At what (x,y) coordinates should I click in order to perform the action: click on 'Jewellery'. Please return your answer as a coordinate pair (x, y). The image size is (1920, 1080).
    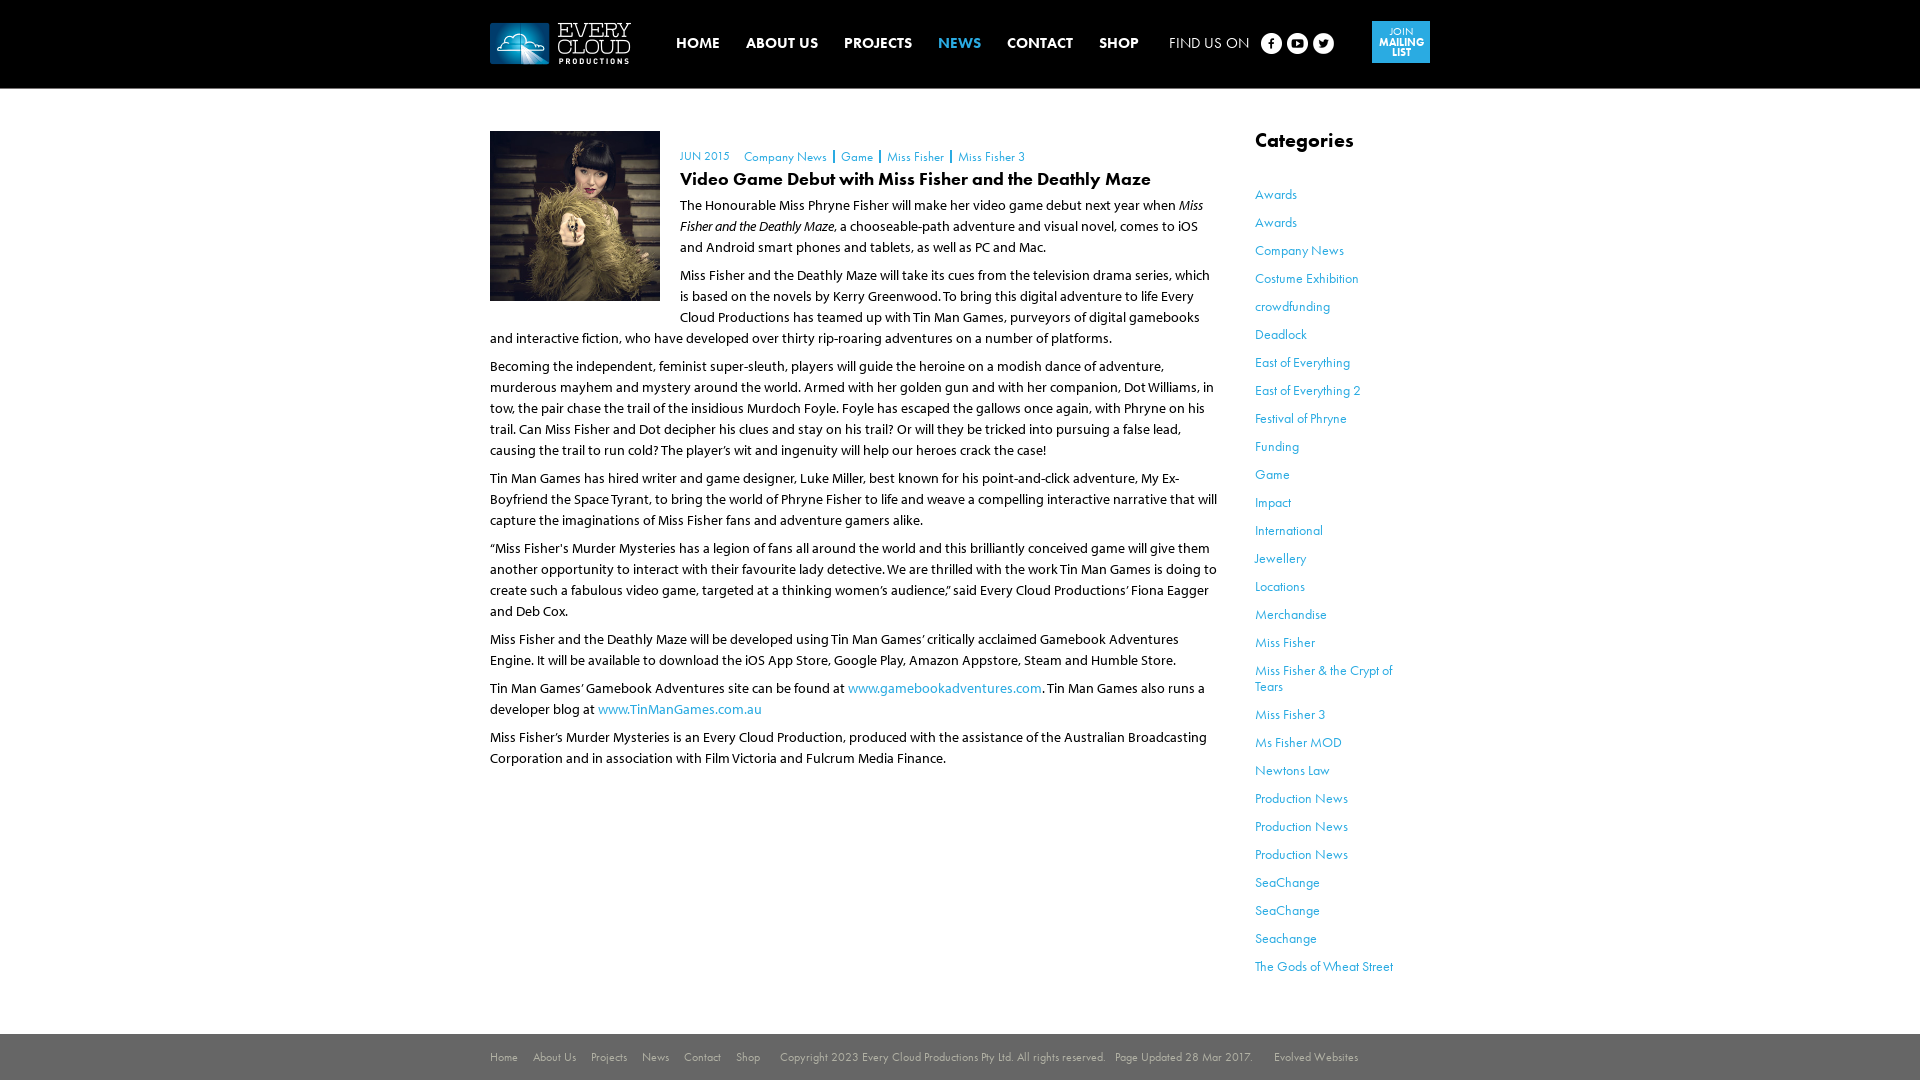
    Looking at the image, I should click on (1280, 558).